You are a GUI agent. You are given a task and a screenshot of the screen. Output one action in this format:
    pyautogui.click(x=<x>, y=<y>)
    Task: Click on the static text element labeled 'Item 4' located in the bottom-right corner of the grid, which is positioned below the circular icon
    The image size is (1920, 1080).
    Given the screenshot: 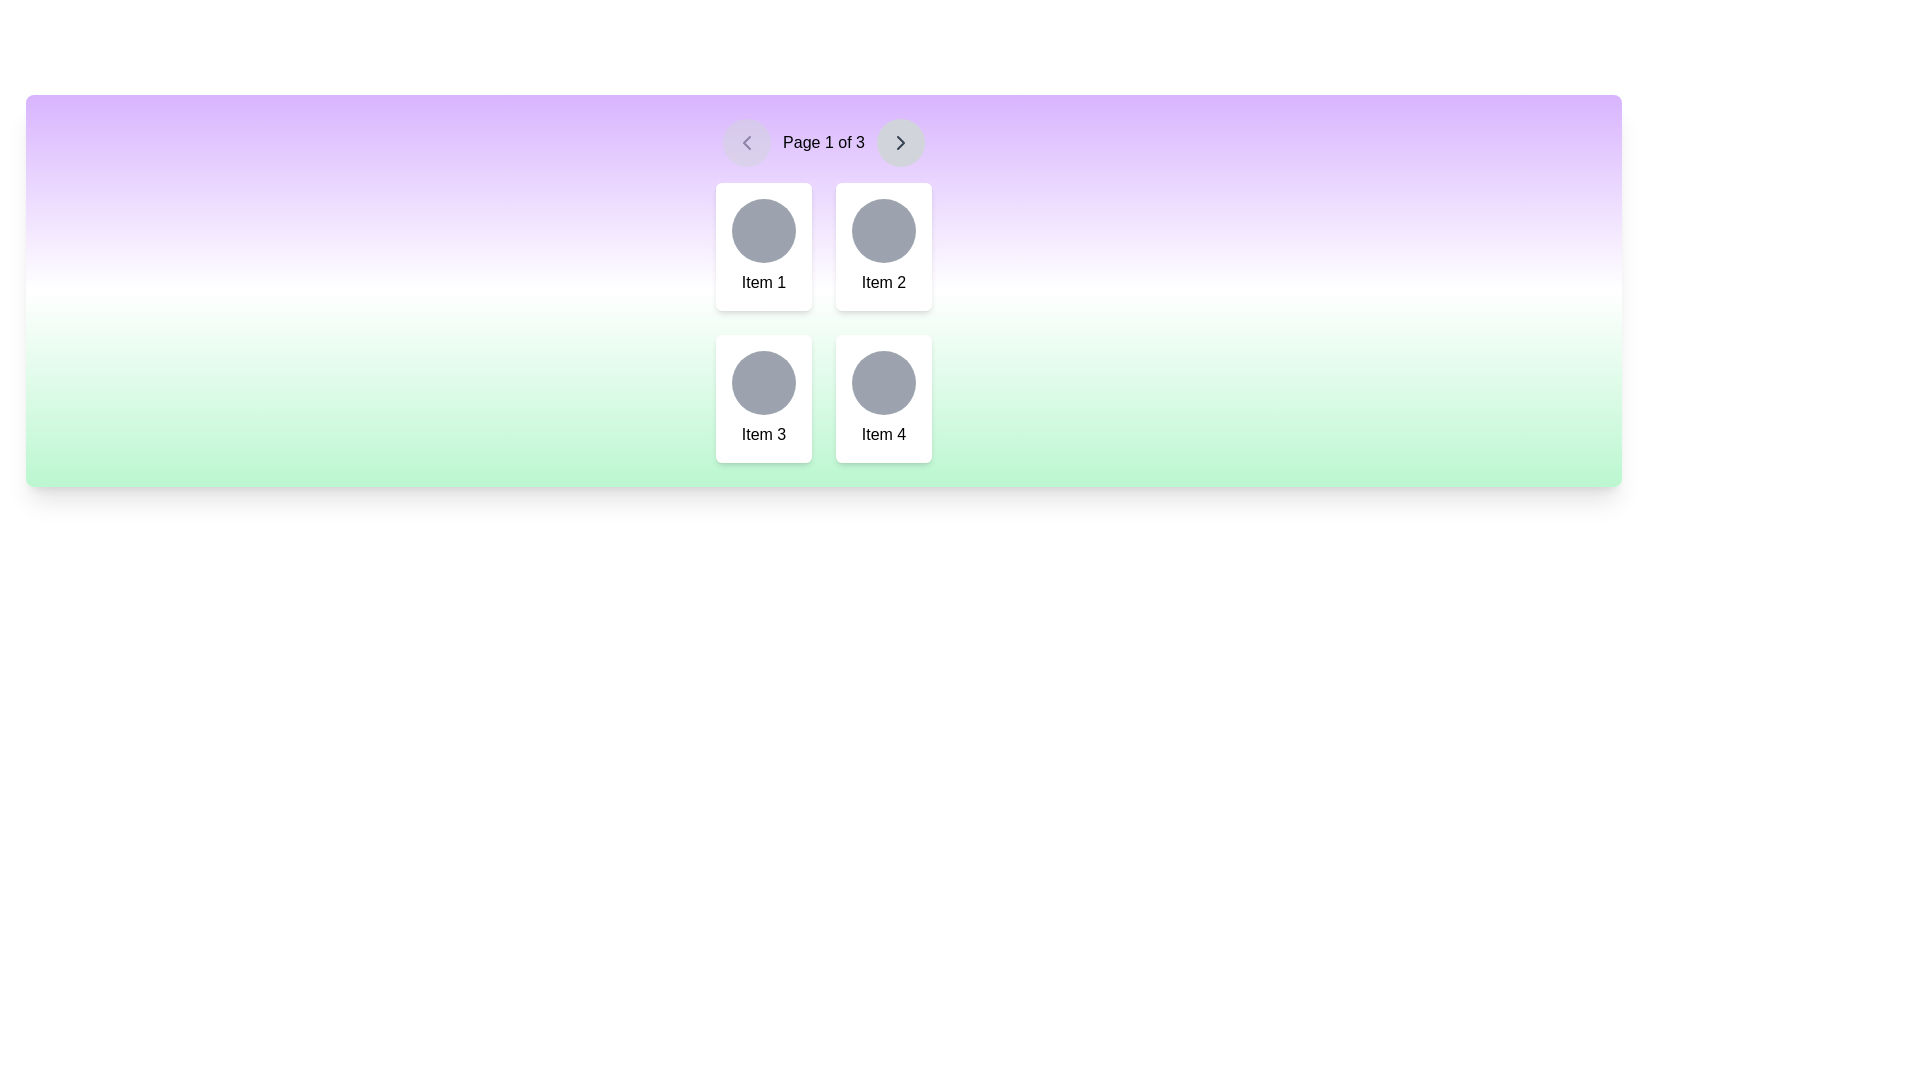 What is the action you would take?
    pyautogui.click(x=882, y=434)
    